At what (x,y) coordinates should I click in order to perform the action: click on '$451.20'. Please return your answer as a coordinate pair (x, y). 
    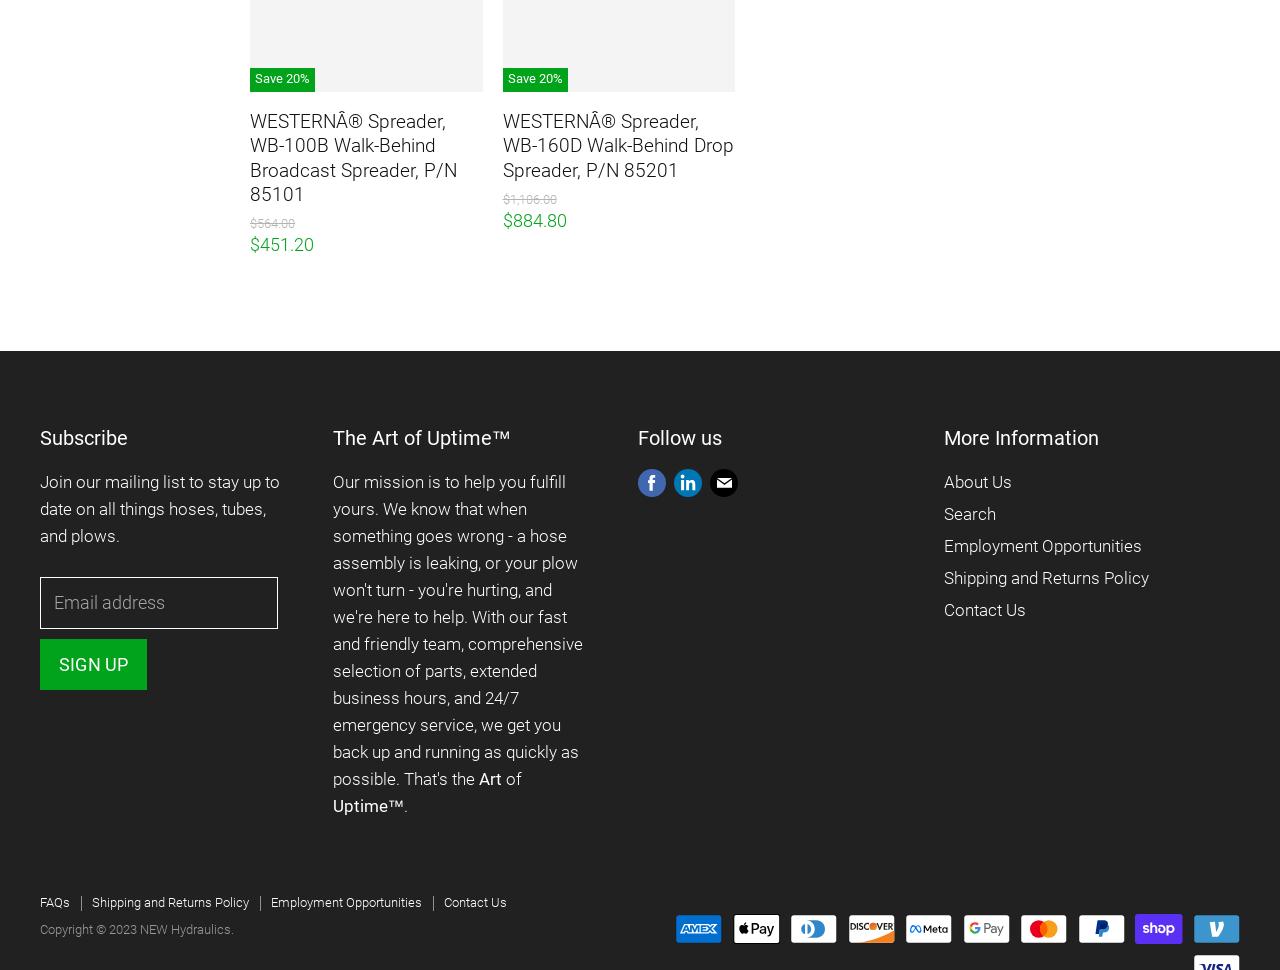
    Looking at the image, I should click on (280, 243).